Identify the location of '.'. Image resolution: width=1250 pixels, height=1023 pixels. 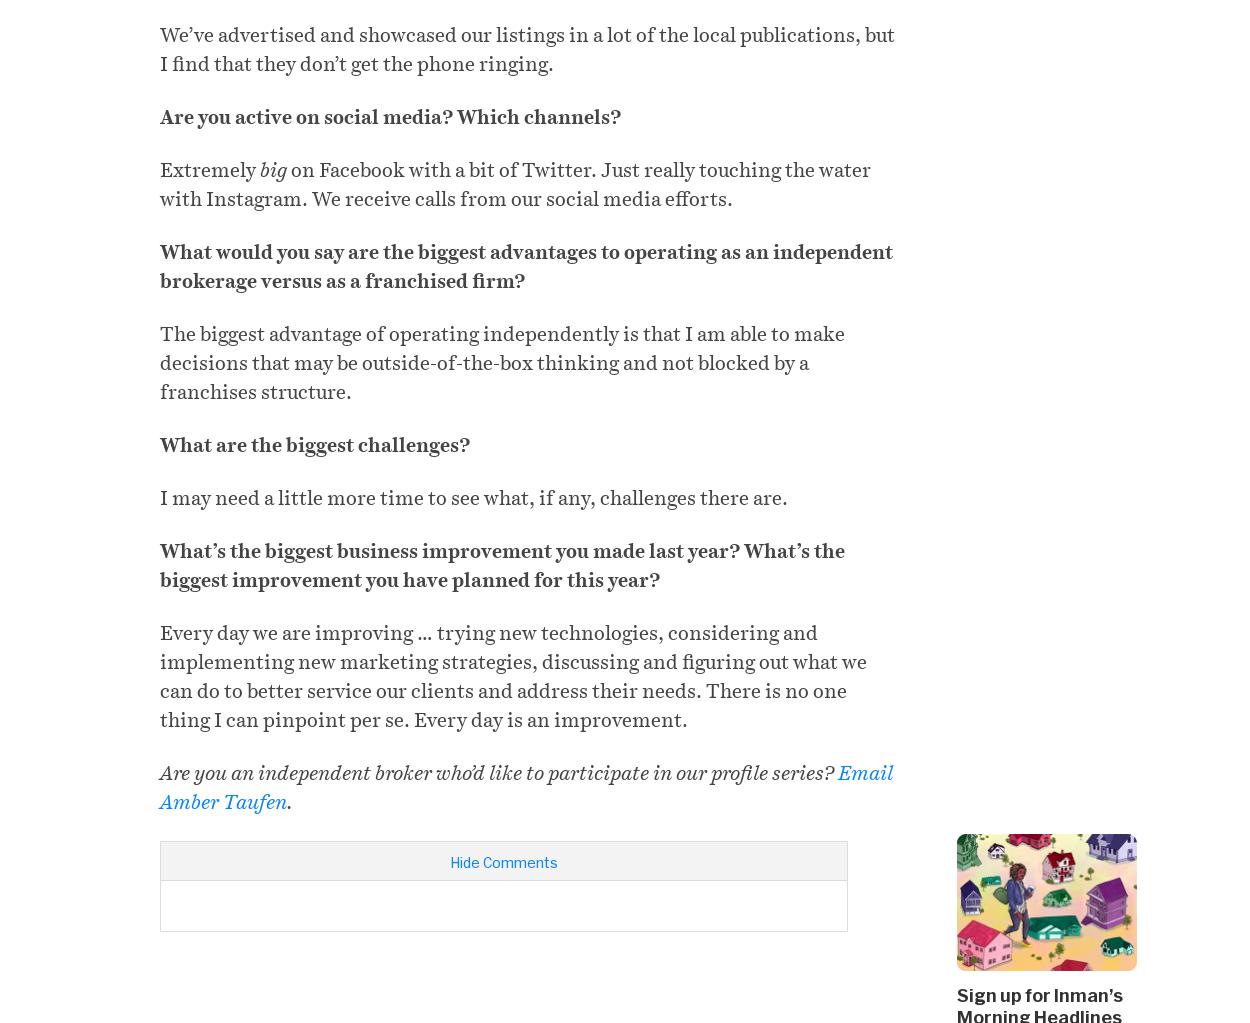
(290, 802).